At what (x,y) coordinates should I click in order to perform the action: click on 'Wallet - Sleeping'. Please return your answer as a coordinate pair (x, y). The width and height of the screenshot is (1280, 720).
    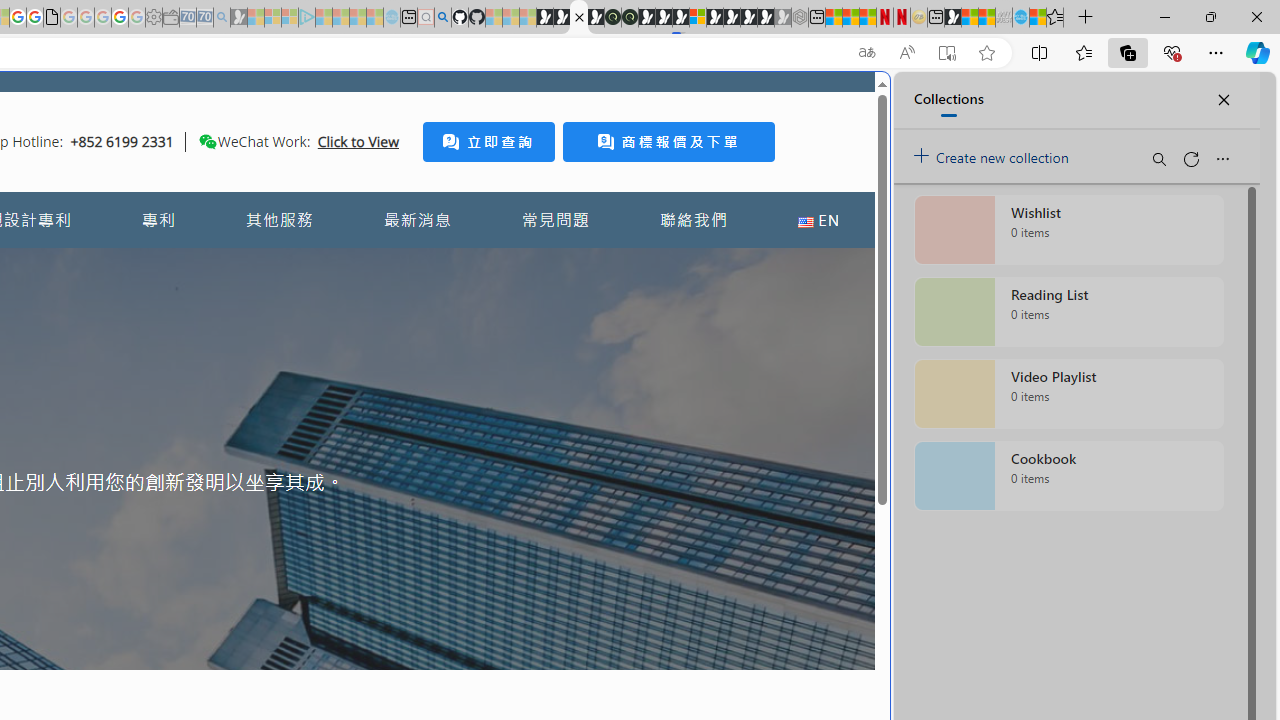
    Looking at the image, I should click on (170, 17).